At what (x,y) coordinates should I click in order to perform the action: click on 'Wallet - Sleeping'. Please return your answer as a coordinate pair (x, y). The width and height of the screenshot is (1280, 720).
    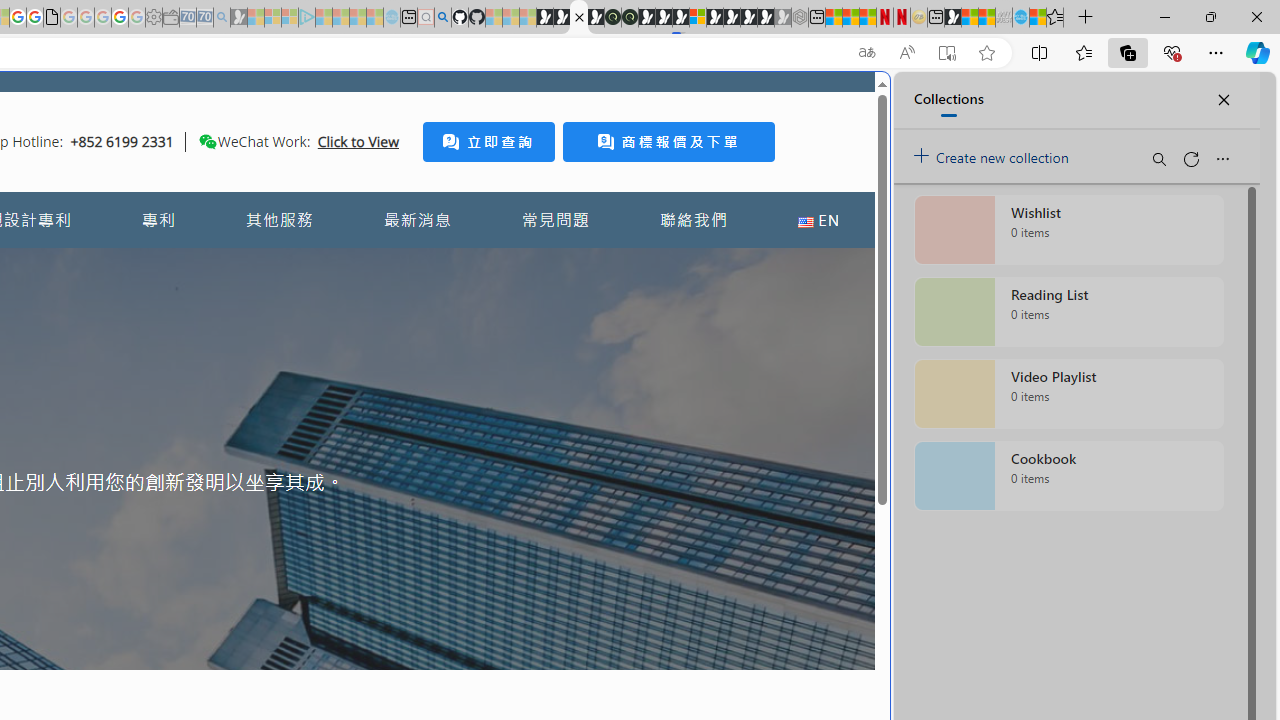
    Looking at the image, I should click on (170, 17).